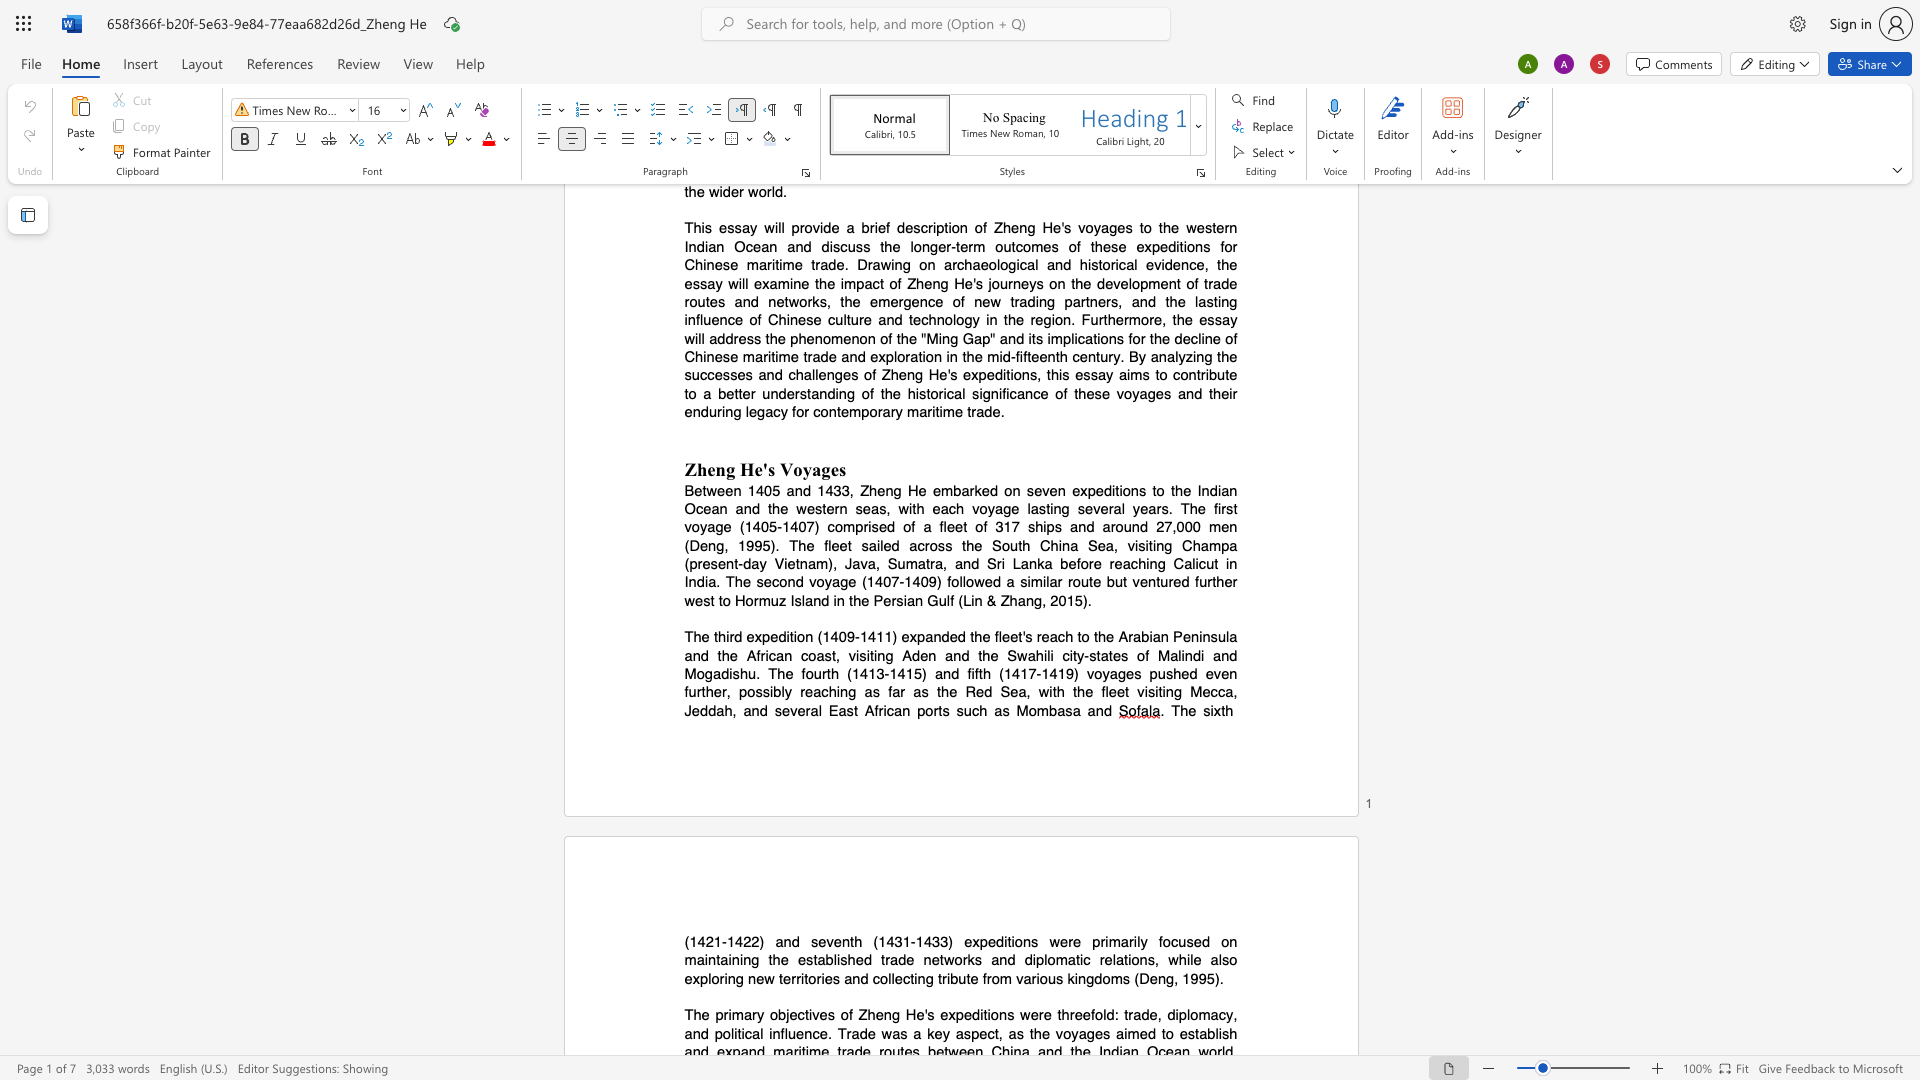 Image resolution: width=1920 pixels, height=1080 pixels. I want to click on the subset text "22) and seventh (" within the text "(1421-1422) and seventh (1431-1433) expeditions were primarily focused on", so click(742, 941).